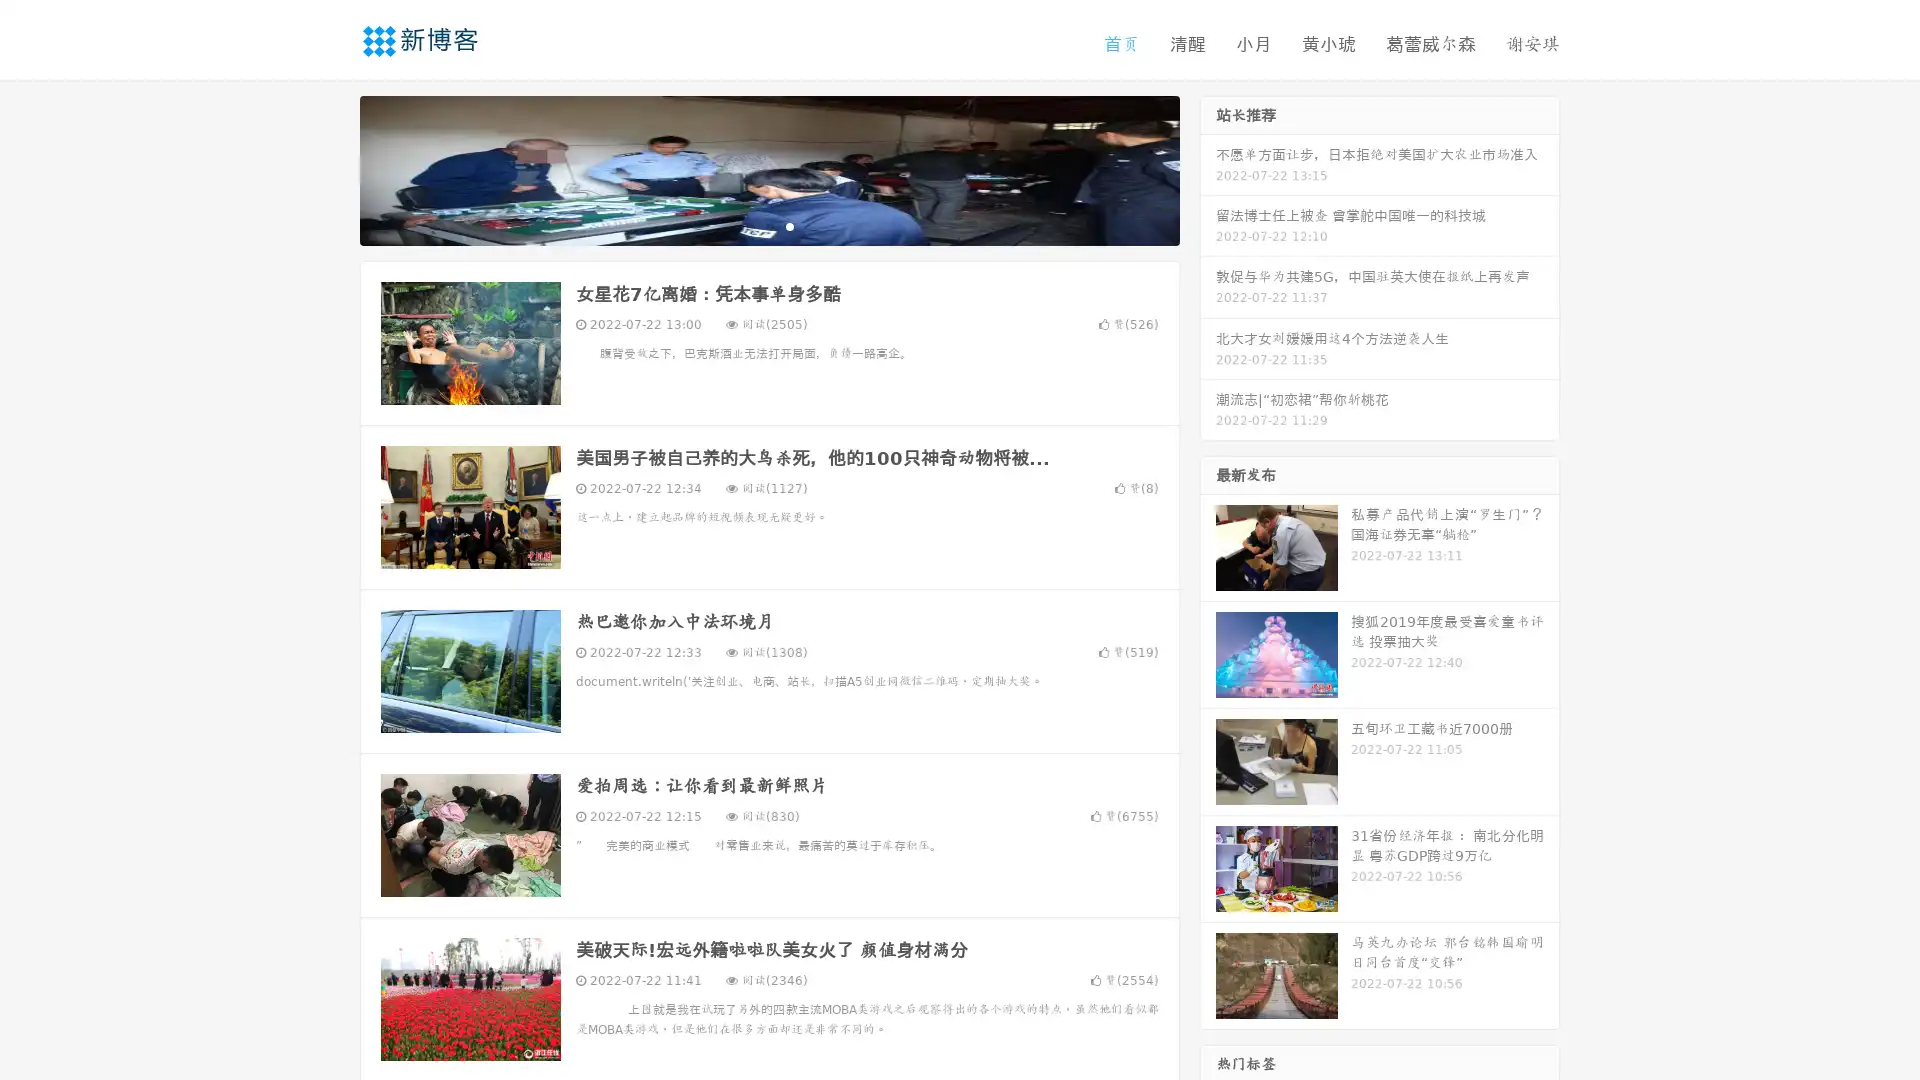 Image resolution: width=1920 pixels, height=1080 pixels. I want to click on Go to slide 1, so click(748, 225).